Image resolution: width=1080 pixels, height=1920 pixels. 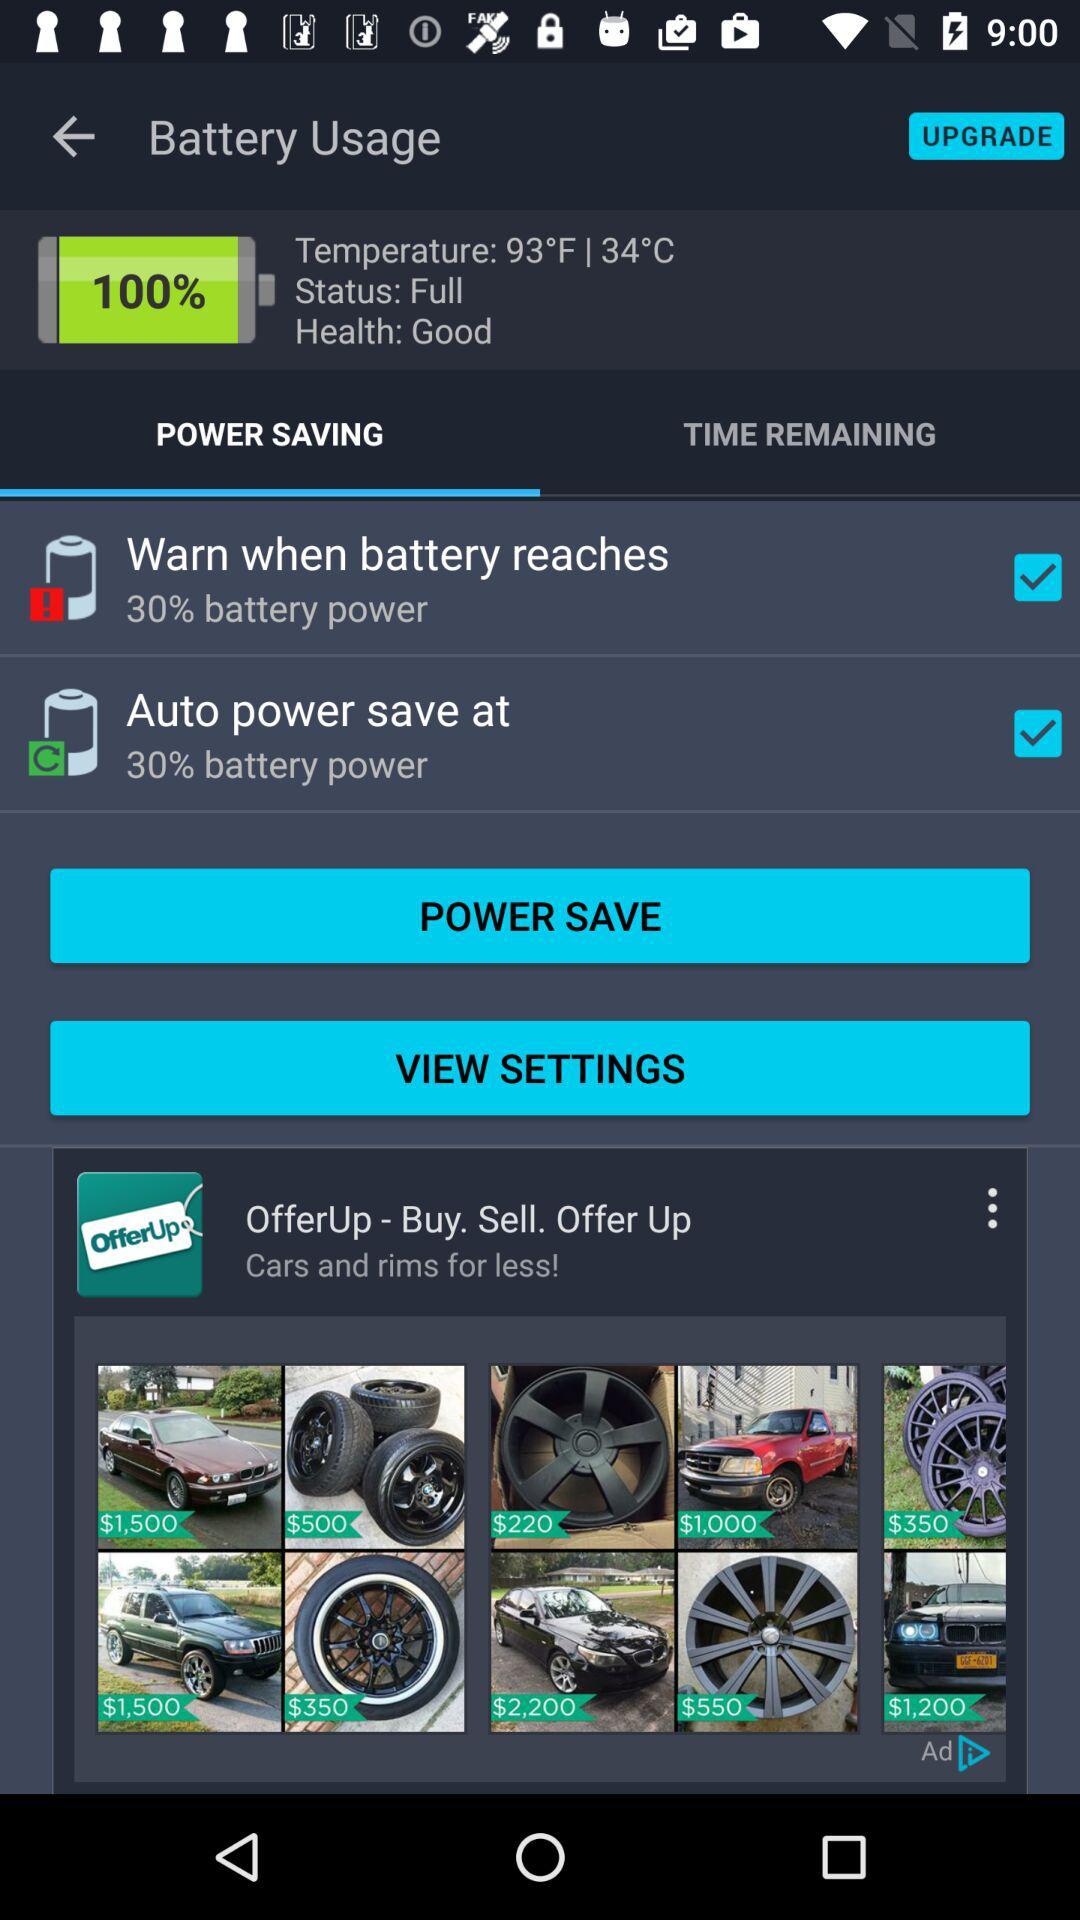 I want to click on icon below the cars and rims, so click(x=674, y=1547).